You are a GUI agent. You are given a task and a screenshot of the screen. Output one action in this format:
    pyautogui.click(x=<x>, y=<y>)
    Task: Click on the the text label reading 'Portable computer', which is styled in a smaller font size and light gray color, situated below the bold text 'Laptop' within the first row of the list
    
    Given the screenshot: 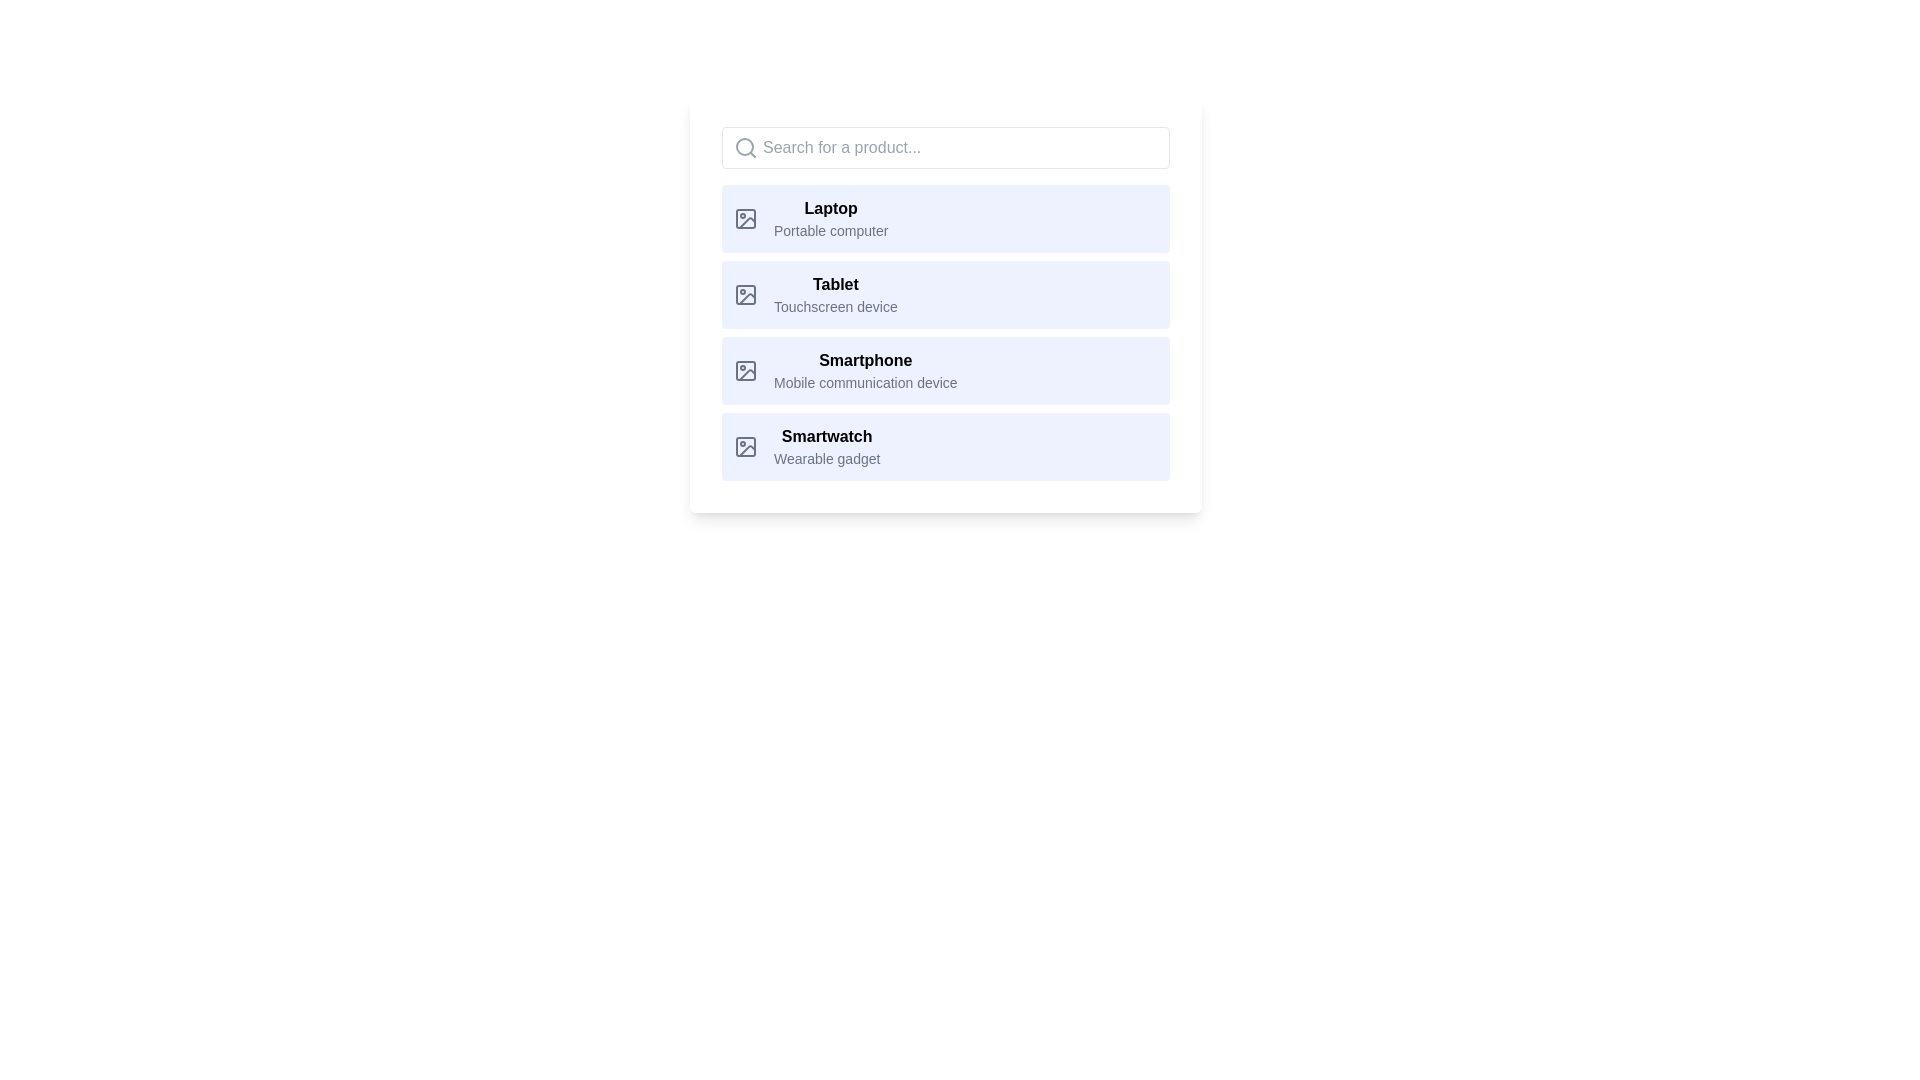 What is the action you would take?
    pyautogui.click(x=831, y=230)
    